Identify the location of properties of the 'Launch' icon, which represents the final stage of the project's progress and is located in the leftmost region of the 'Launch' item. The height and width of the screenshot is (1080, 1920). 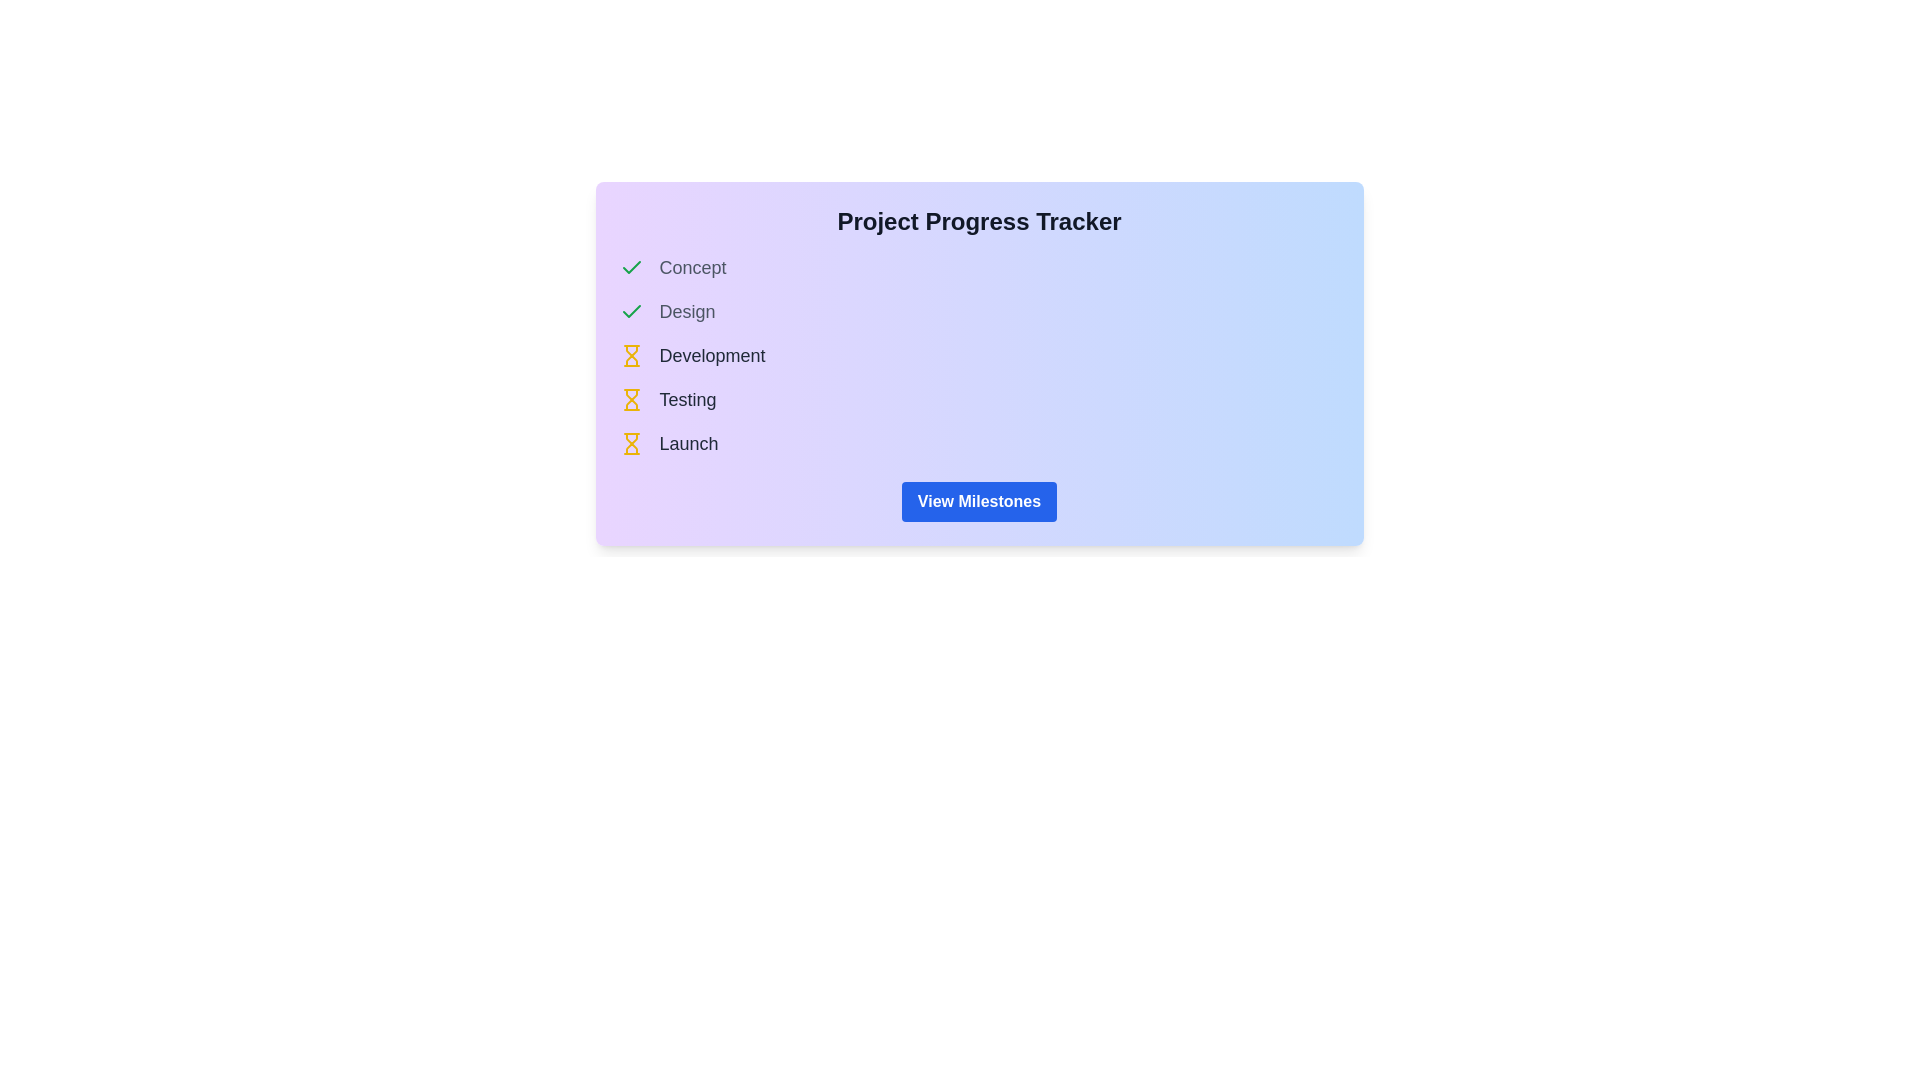
(630, 442).